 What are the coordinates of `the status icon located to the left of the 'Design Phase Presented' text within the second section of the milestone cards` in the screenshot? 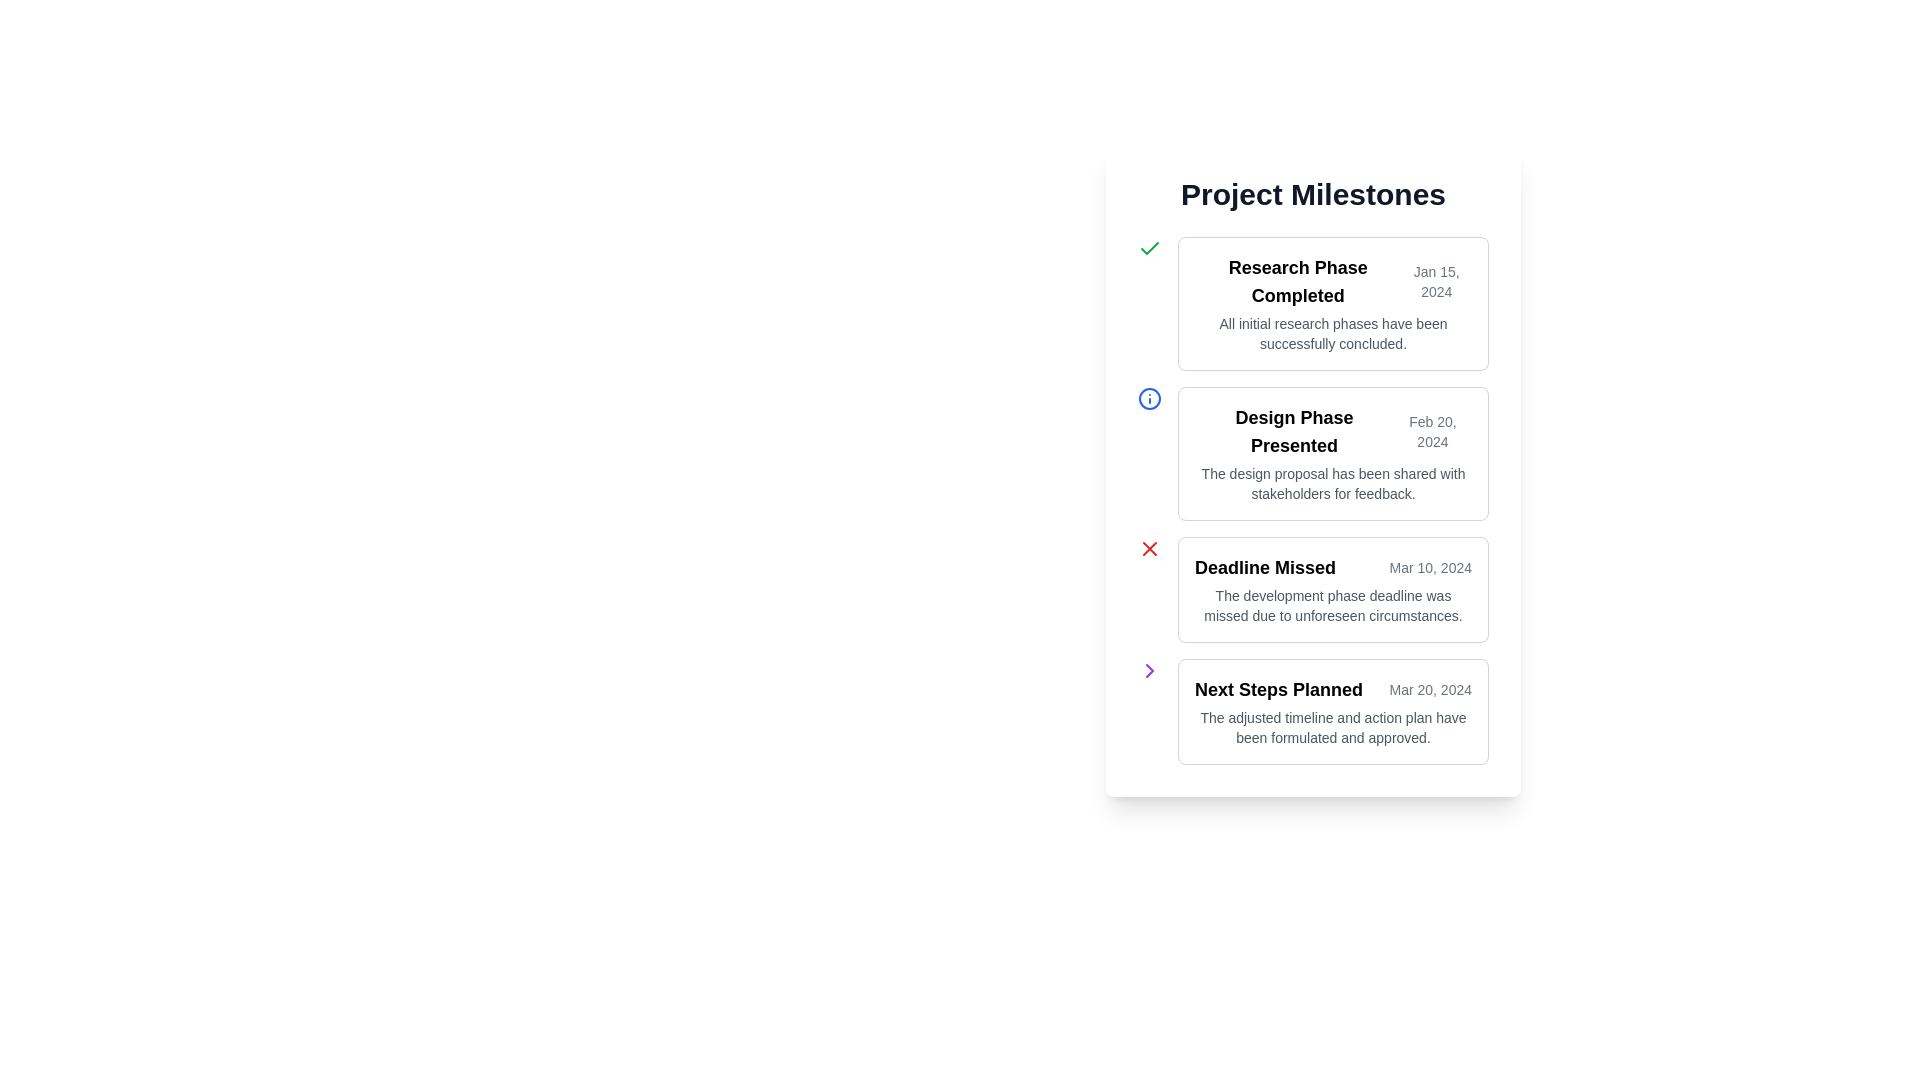 It's located at (1150, 398).